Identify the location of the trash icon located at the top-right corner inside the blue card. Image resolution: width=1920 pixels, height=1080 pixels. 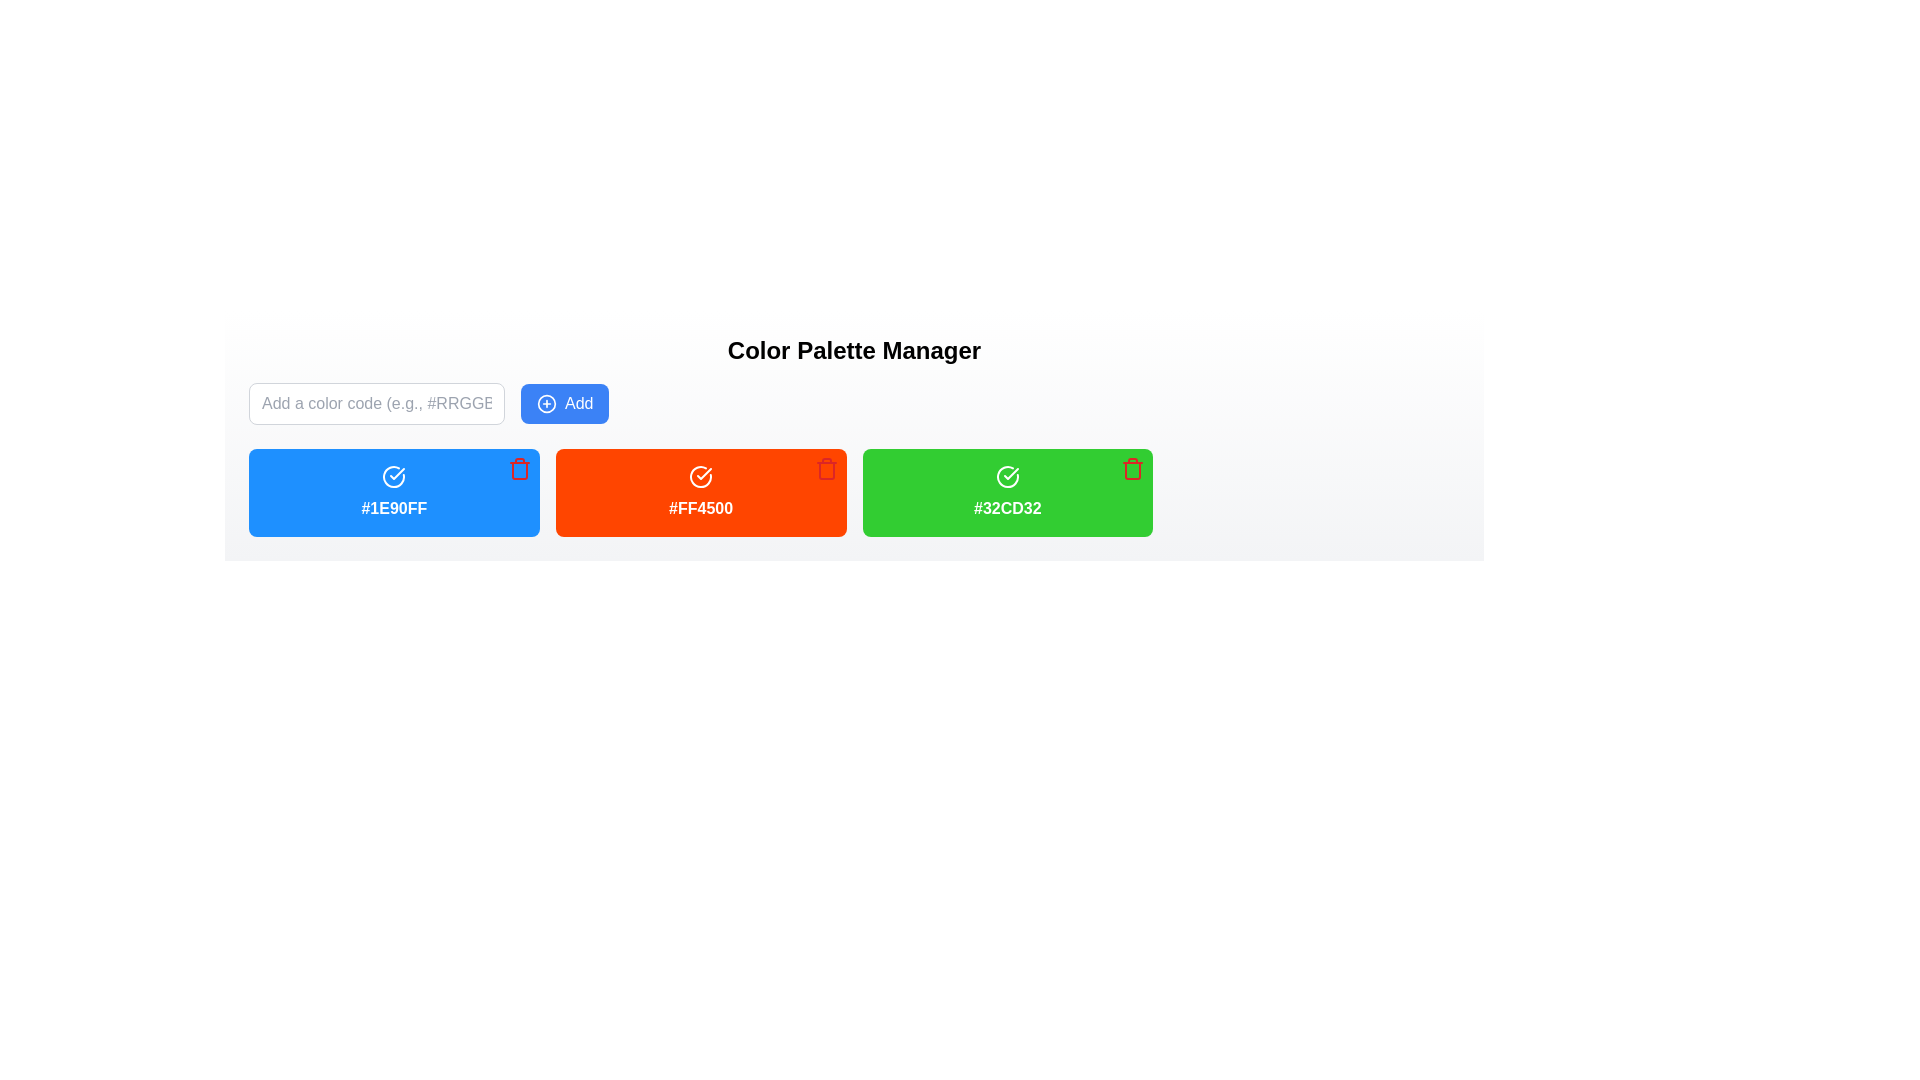
(519, 469).